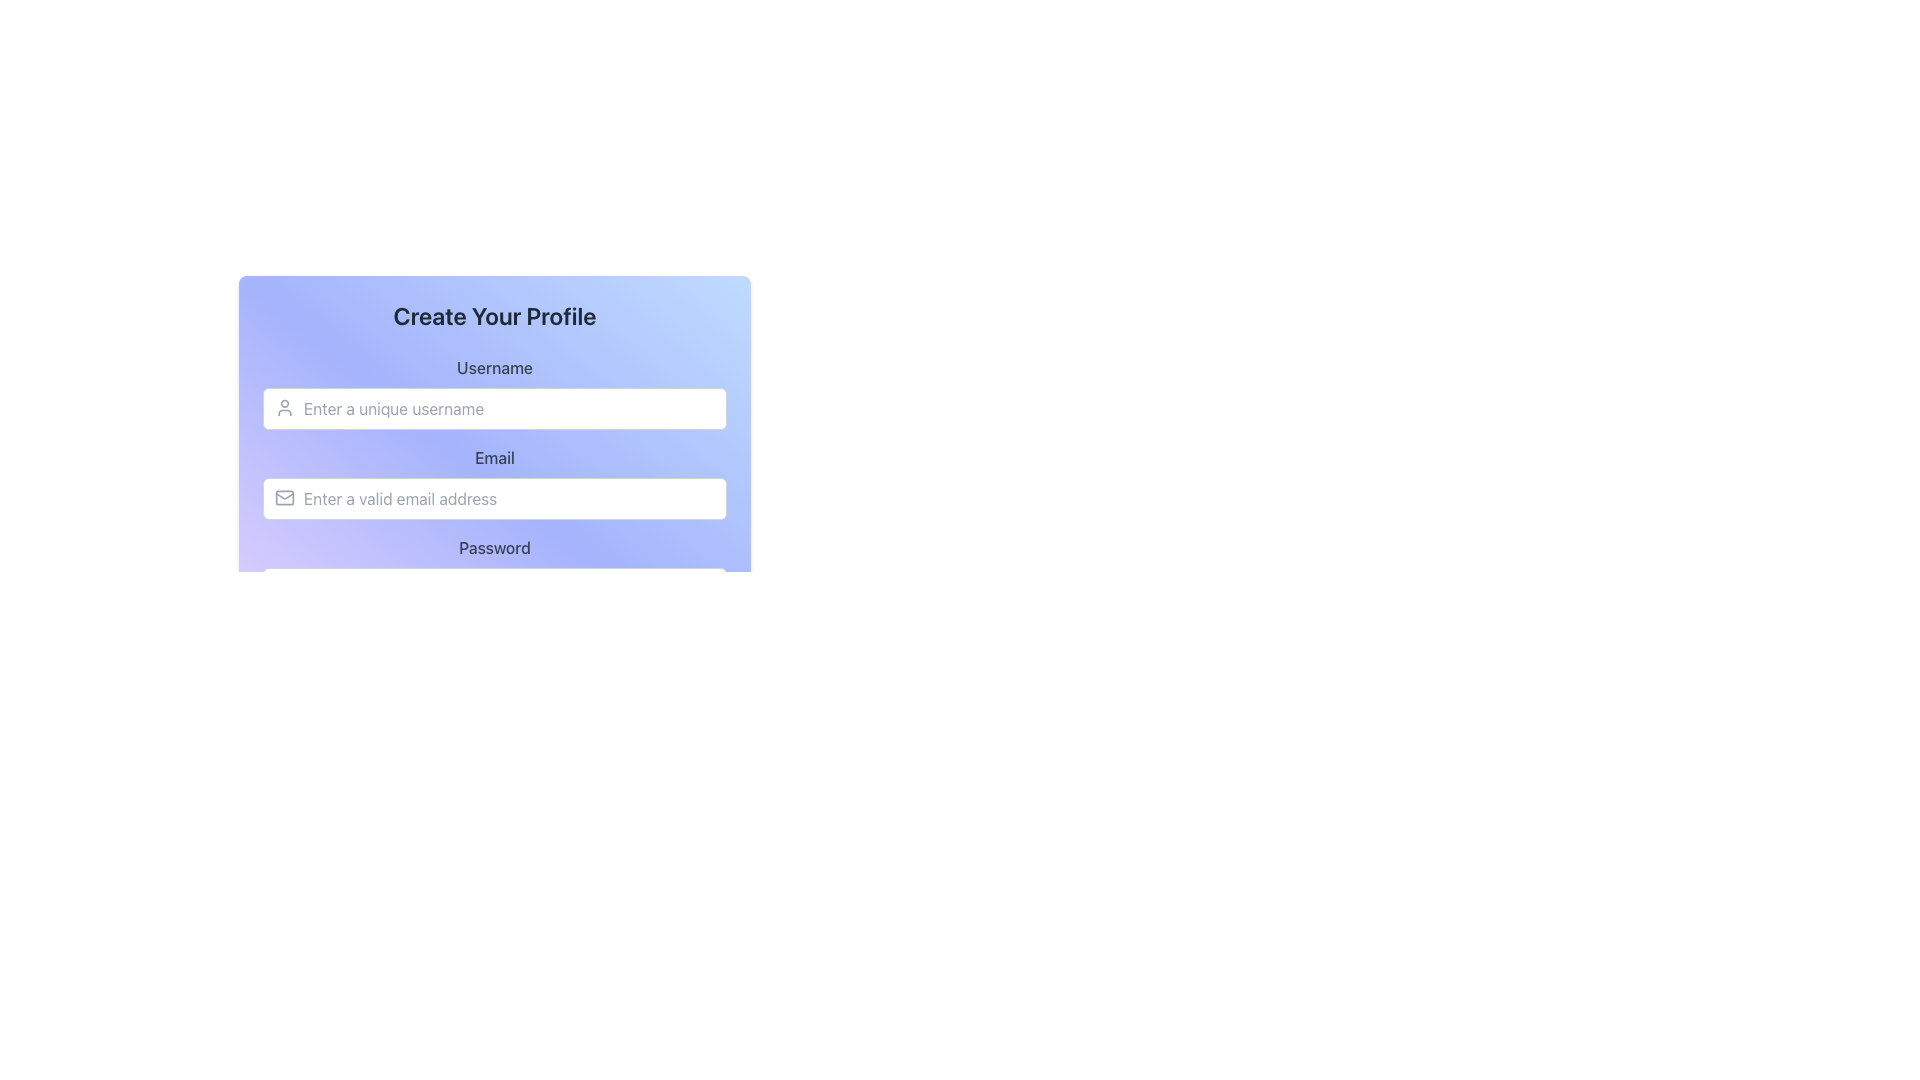  Describe the element at coordinates (494, 573) in the screenshot. I see `the 'Password' label` at that location.